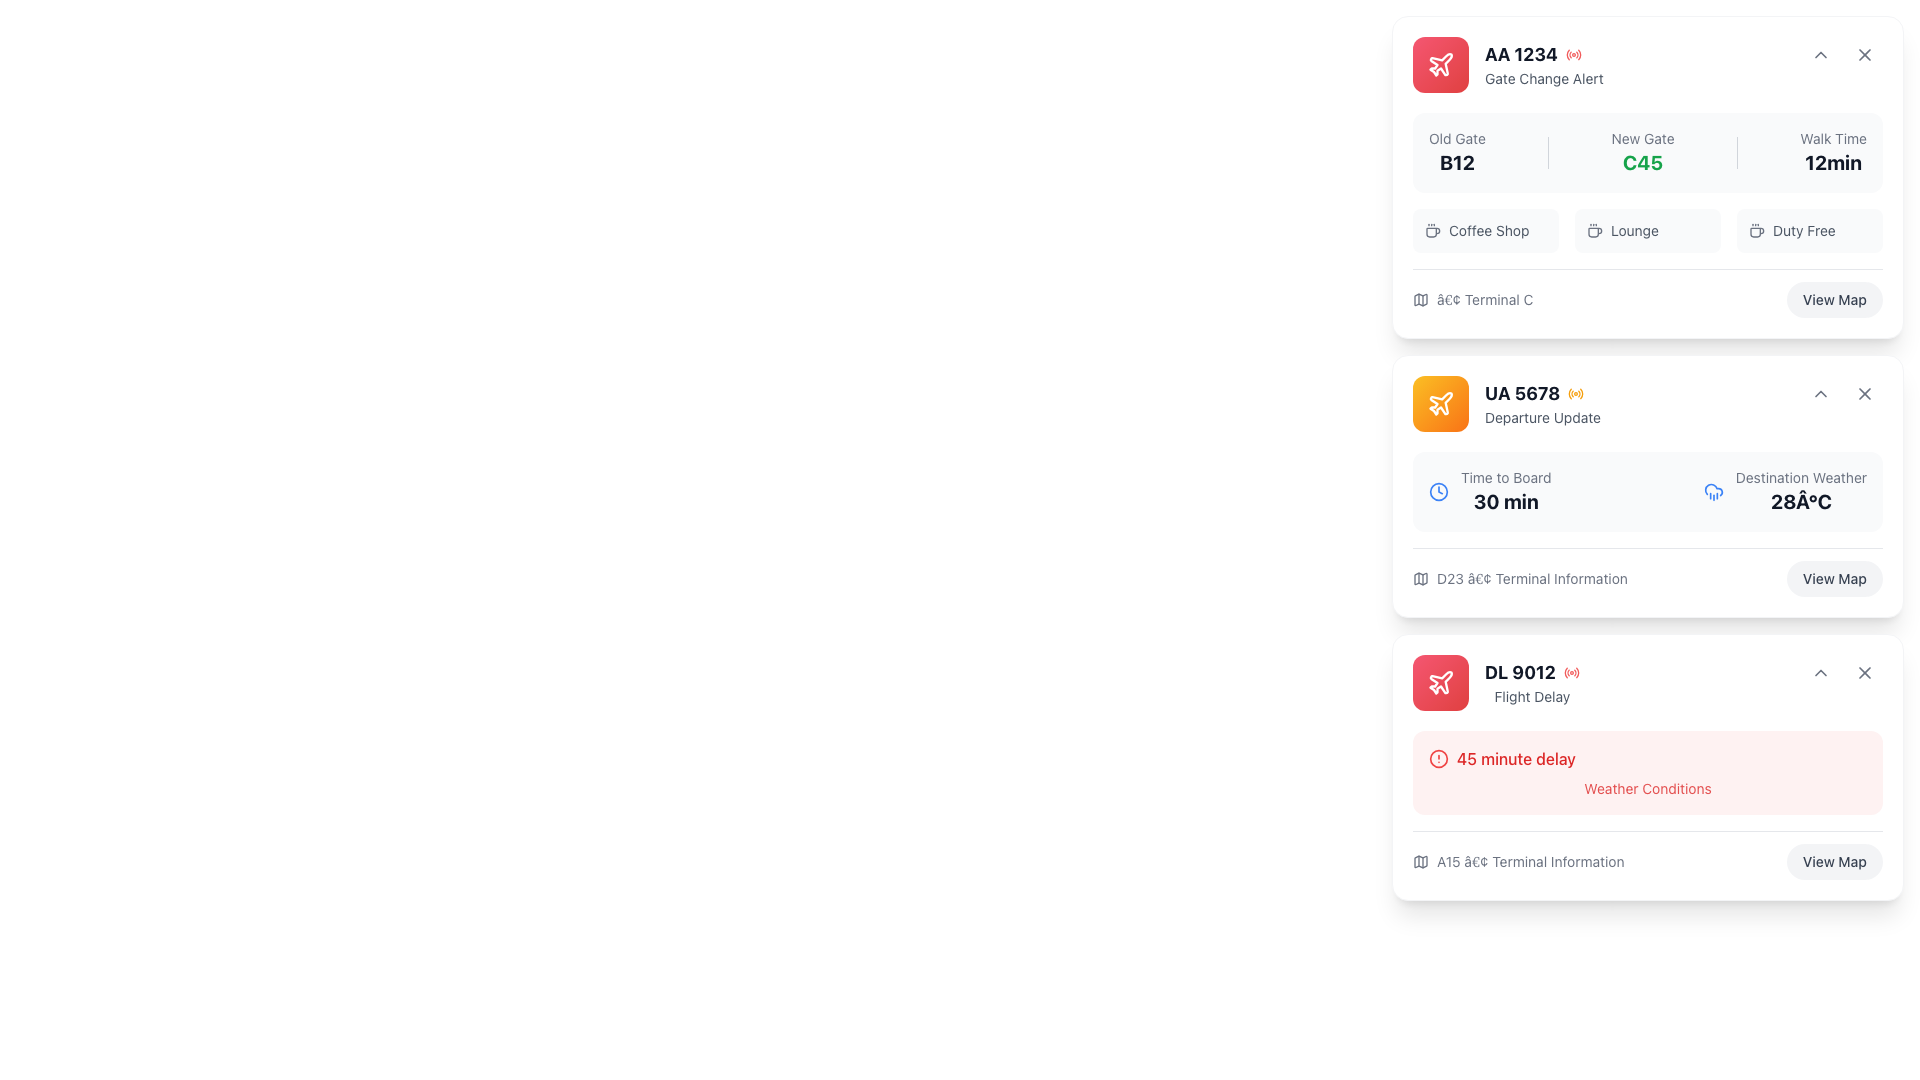 The width and height of the screenshot is (1920, 1080). Describe the element at coordinates (1820, 53) in the screenshot. I see `the icon in the upper right-hand corner of the 'AA 1234 Gate Change Alert' card` at that location.